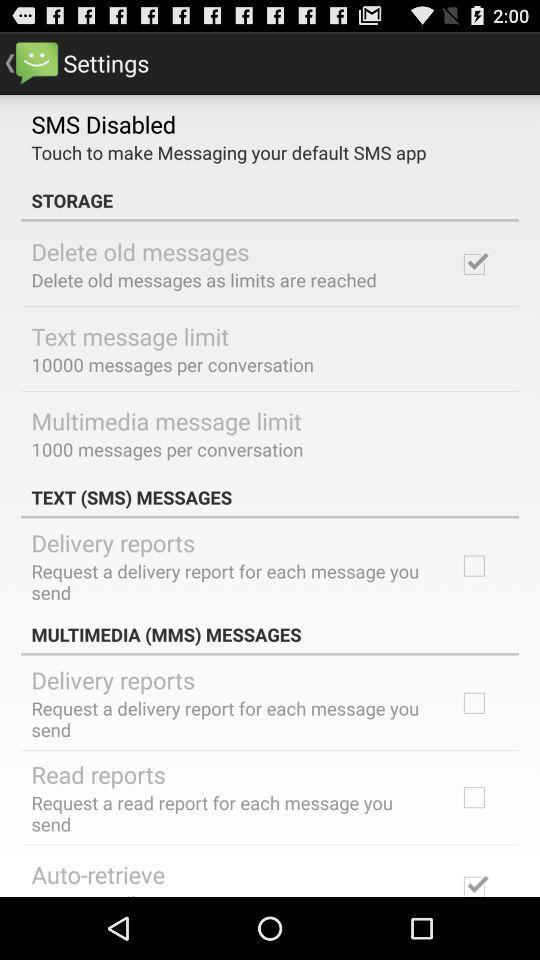 This screenshot has height=960, width=540. Describe the element at coordinates (97, 773) in the screenshot. I see `the icon below the request a delivery icon` at that location.